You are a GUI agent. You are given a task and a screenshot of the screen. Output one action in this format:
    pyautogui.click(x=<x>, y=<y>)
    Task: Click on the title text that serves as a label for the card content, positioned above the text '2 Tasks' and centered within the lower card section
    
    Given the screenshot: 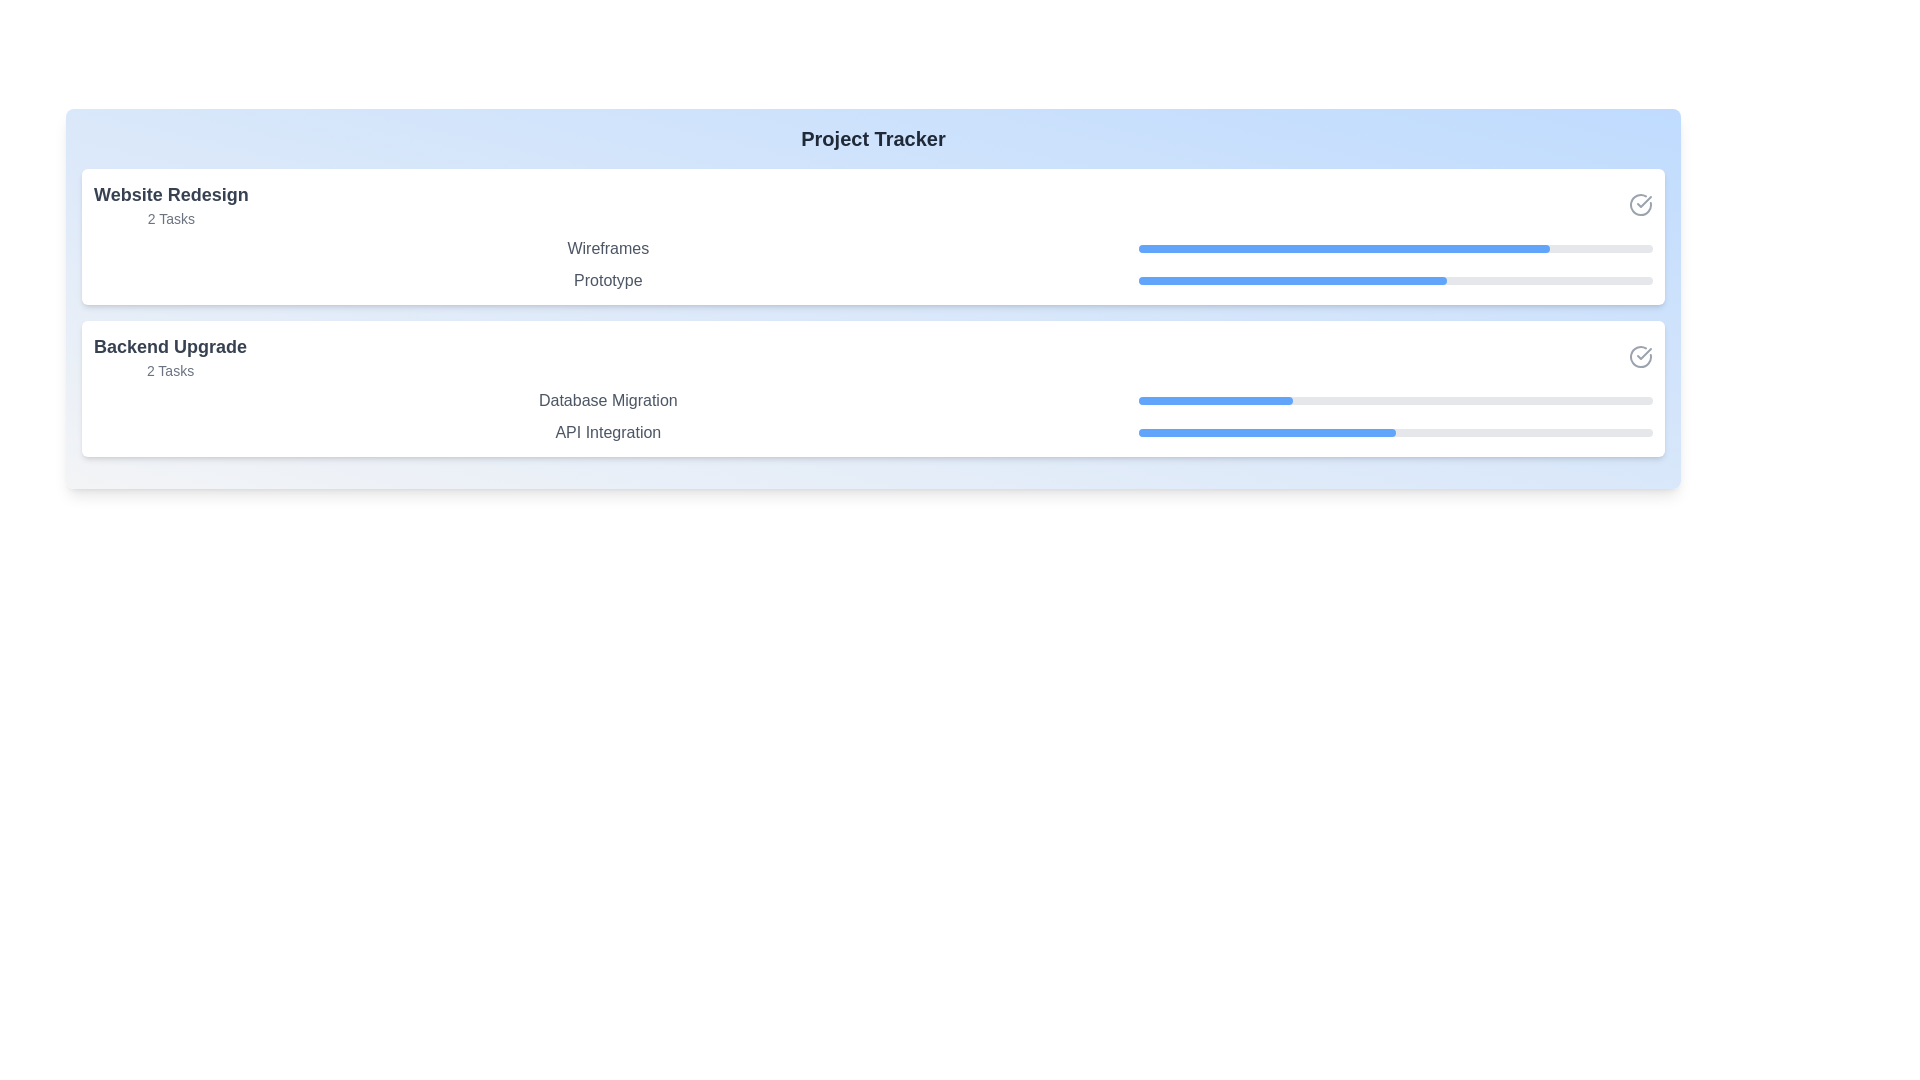 What is the action you would take?
    pyautogui.click(x=170, y=346)
    